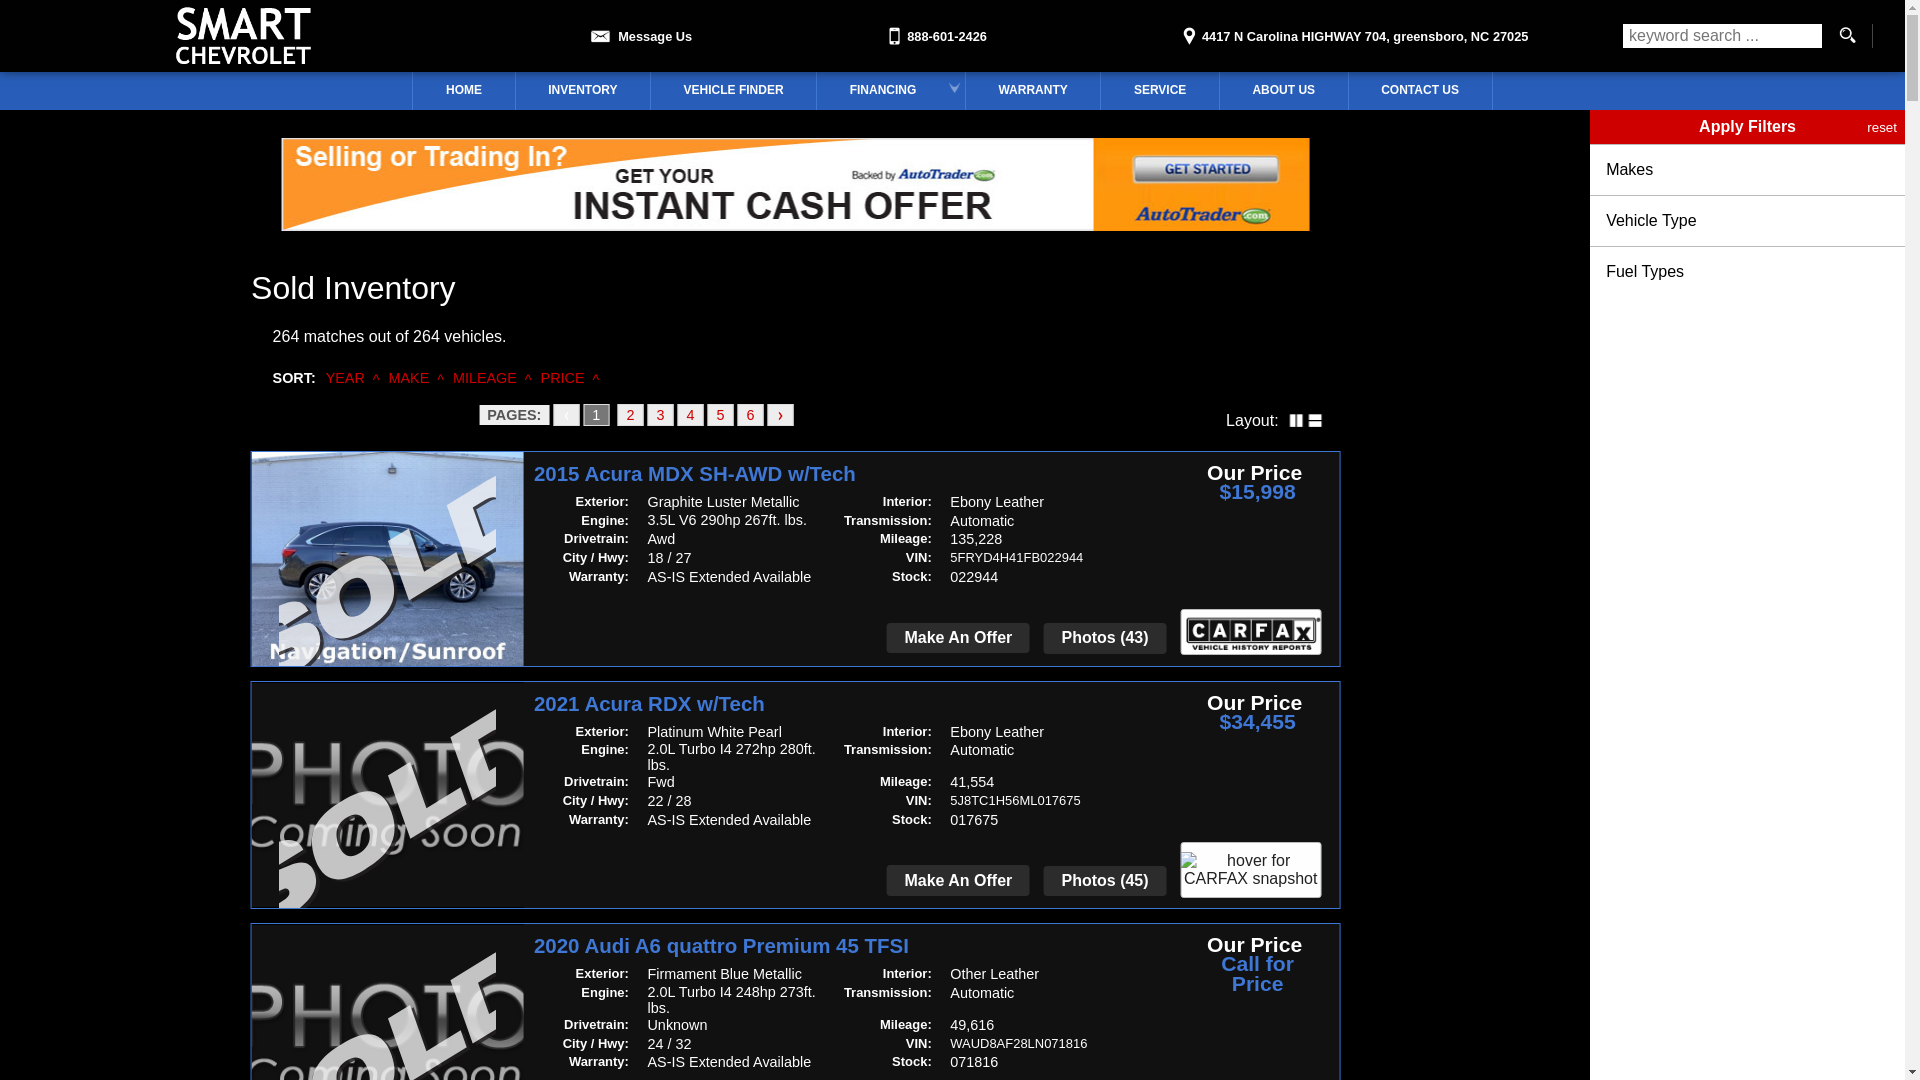 This screenshot has height=1080, width=1920. Describe the element at coordinates (243, 35) in the screenshot. I see `'Smart Chevrolet'` at that location.